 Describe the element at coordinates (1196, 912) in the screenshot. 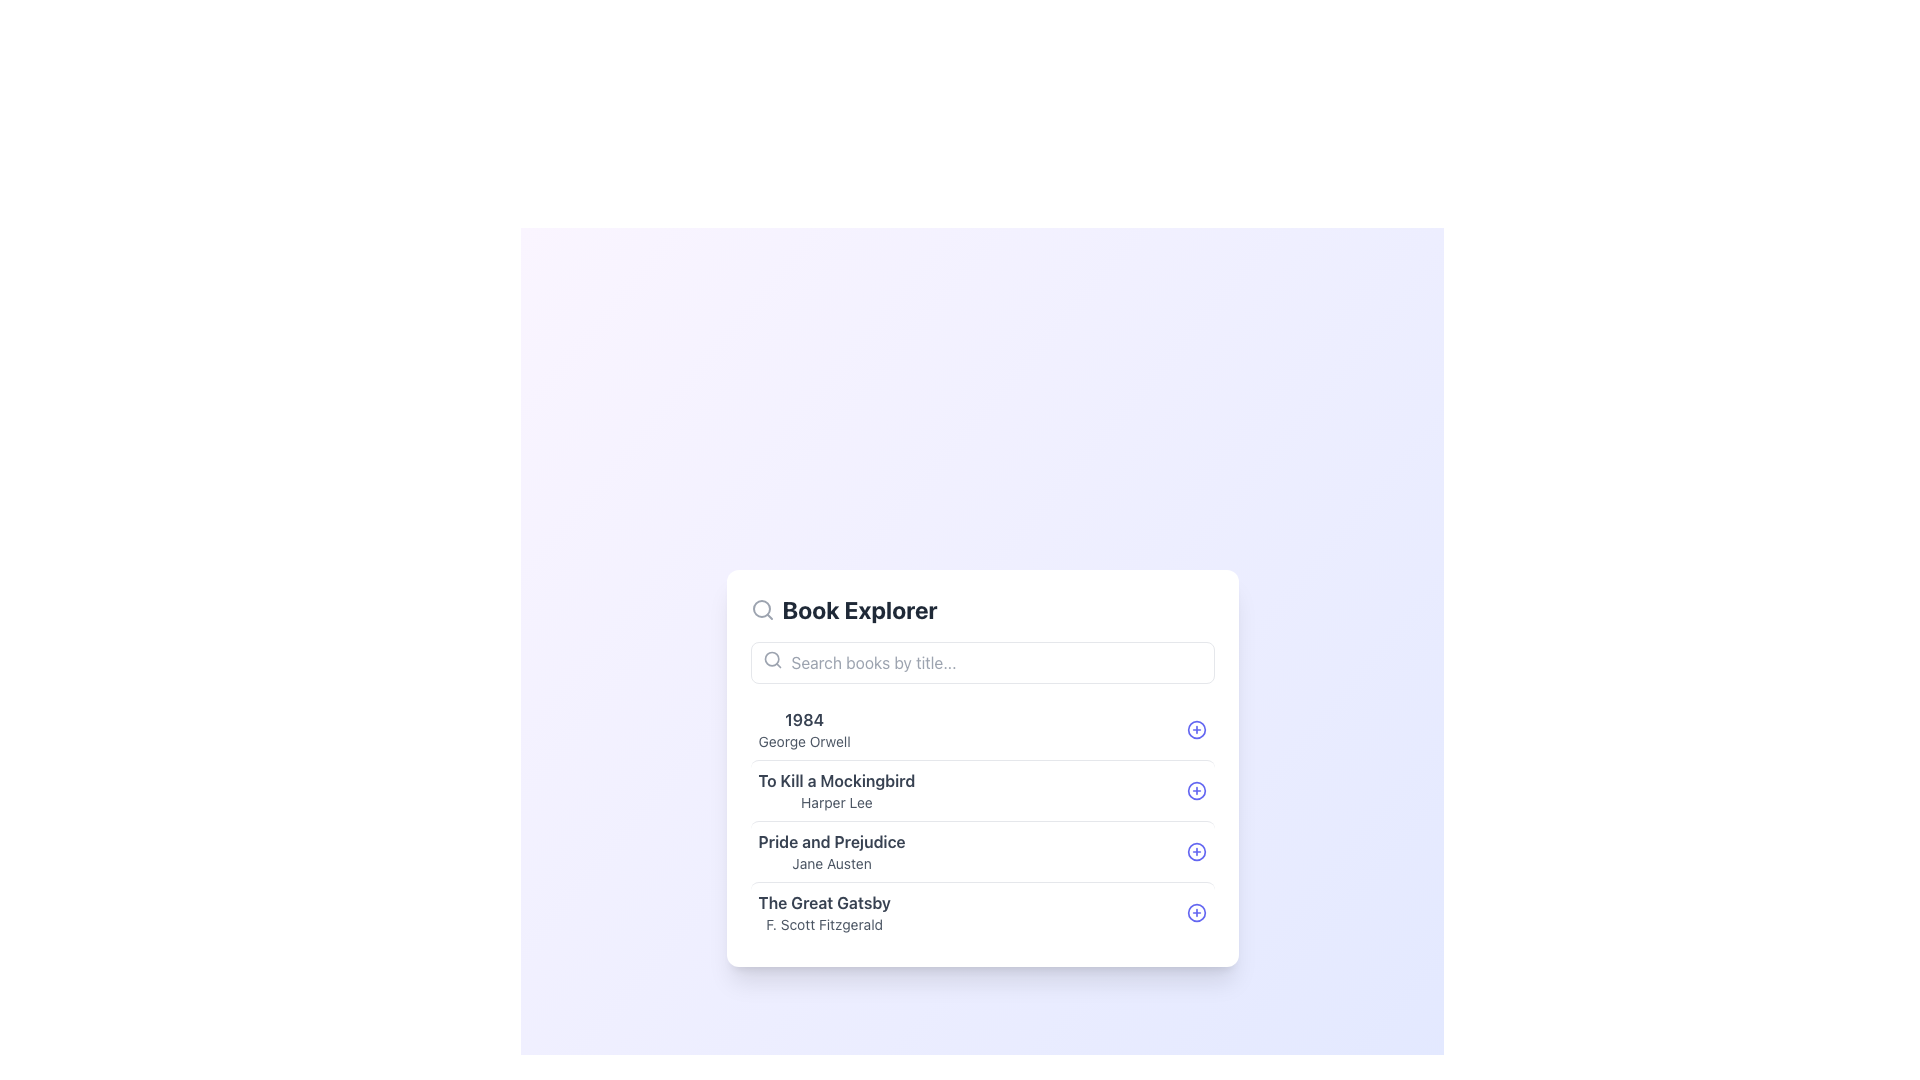

I see `the circular '+' icon button, which is indigo and located on the far-right side of the row containing 'The Great Gatsby' and 'F. Scott Fitzgerald'` at that location.